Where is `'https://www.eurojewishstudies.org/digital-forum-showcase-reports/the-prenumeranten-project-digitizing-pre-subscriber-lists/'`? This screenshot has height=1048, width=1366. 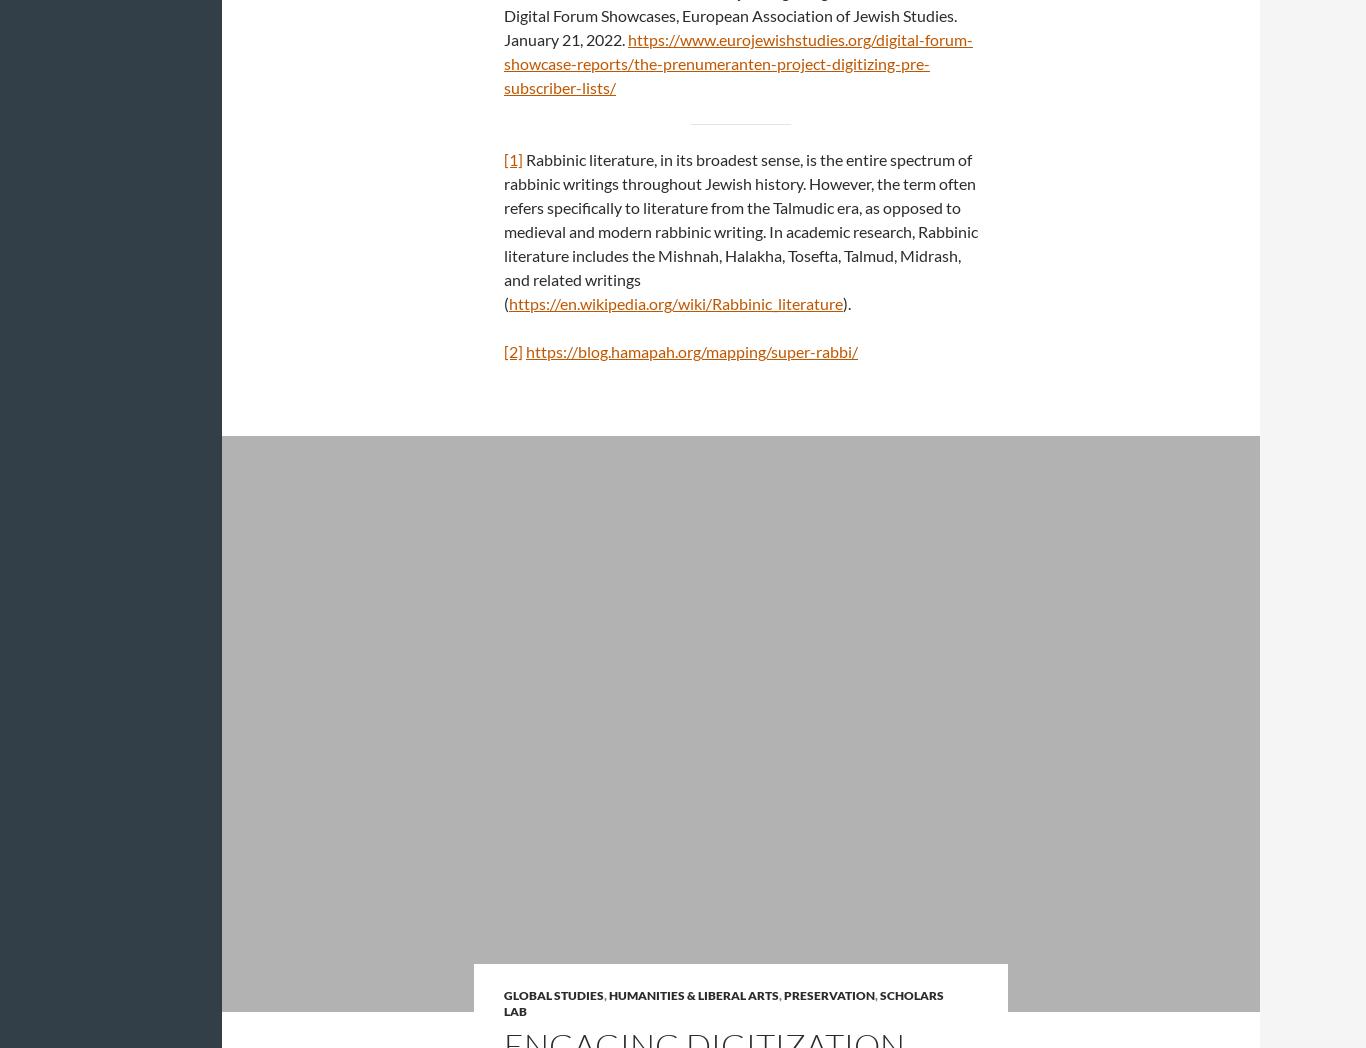
'https://www.eurojewishstudies.org/digital-forum-showcase-reports/the-prenumeranten-project-digitizing-pre-subscriber-lists/' is located at coordinates (738, 63).